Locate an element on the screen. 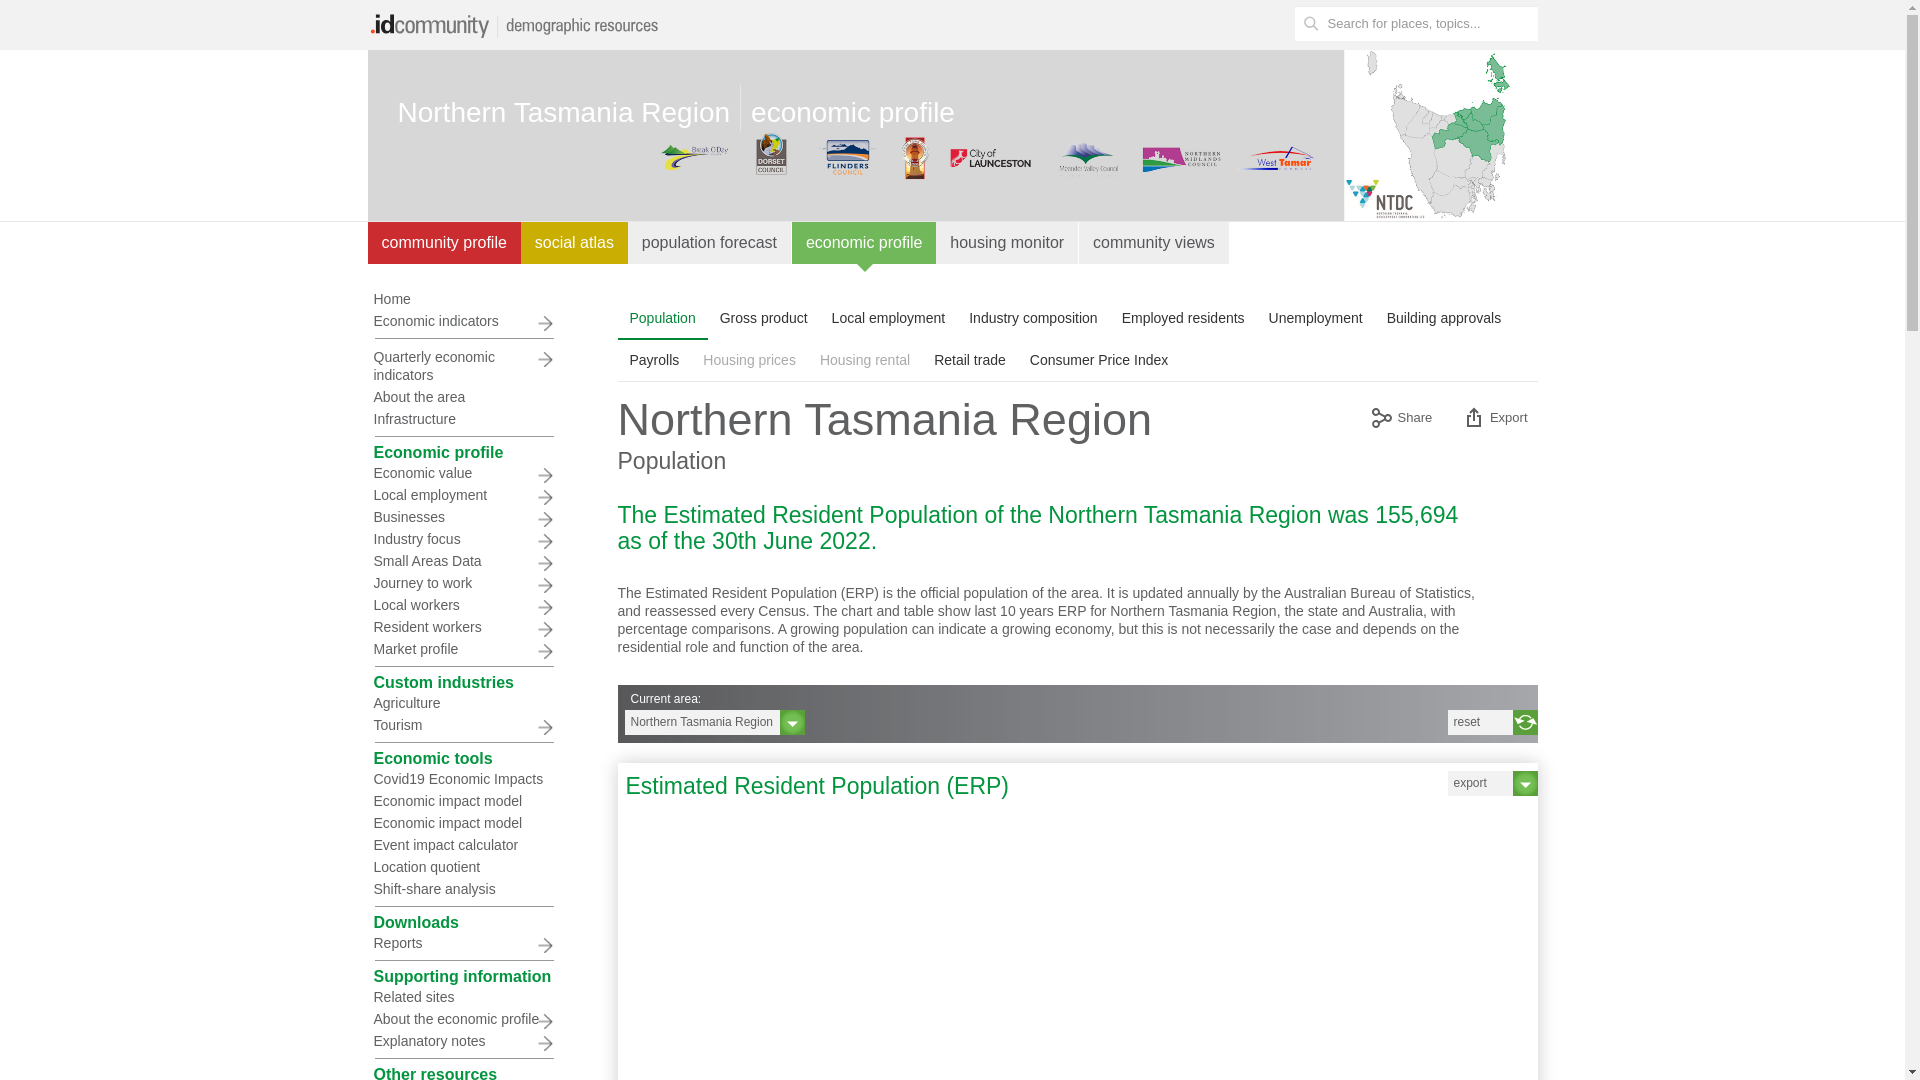  'Housing prices' is located at coordinates (748, 358).